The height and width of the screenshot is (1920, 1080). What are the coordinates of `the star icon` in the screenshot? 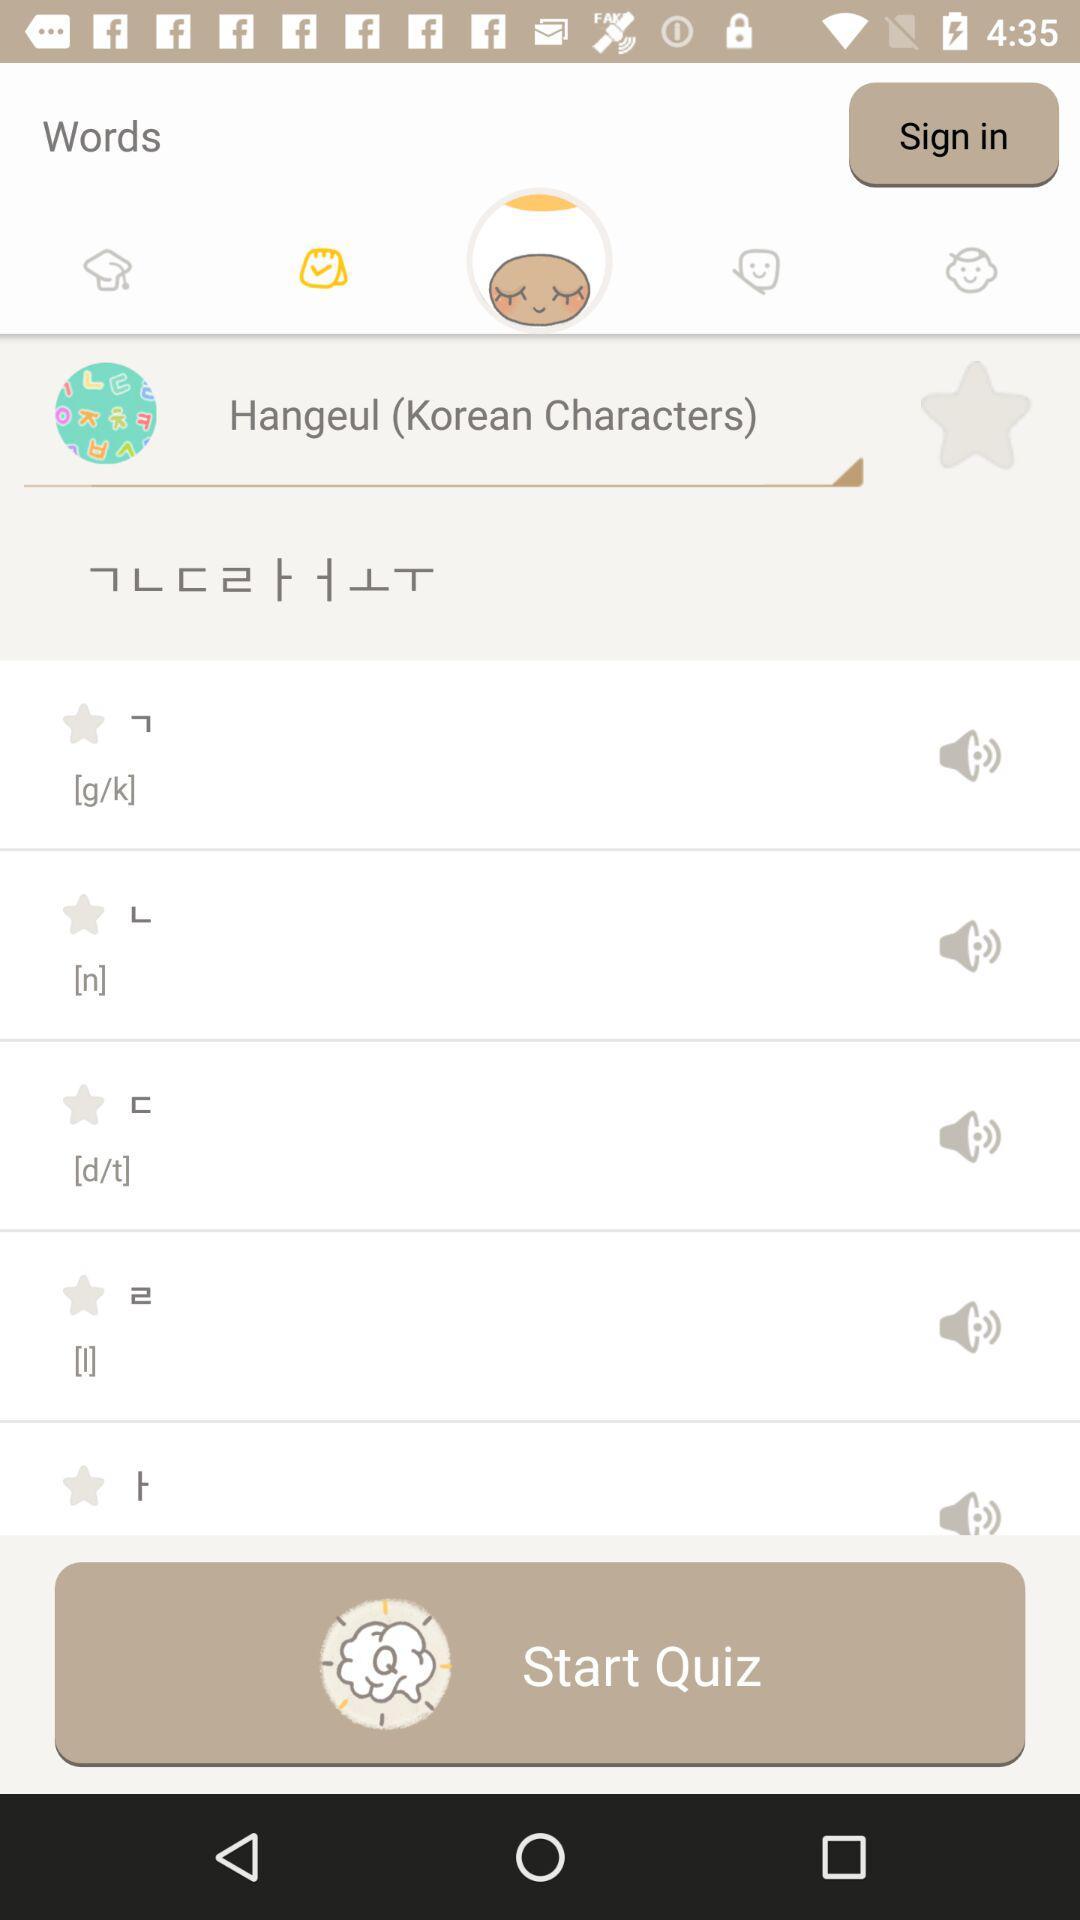 It's located at (975, 414).